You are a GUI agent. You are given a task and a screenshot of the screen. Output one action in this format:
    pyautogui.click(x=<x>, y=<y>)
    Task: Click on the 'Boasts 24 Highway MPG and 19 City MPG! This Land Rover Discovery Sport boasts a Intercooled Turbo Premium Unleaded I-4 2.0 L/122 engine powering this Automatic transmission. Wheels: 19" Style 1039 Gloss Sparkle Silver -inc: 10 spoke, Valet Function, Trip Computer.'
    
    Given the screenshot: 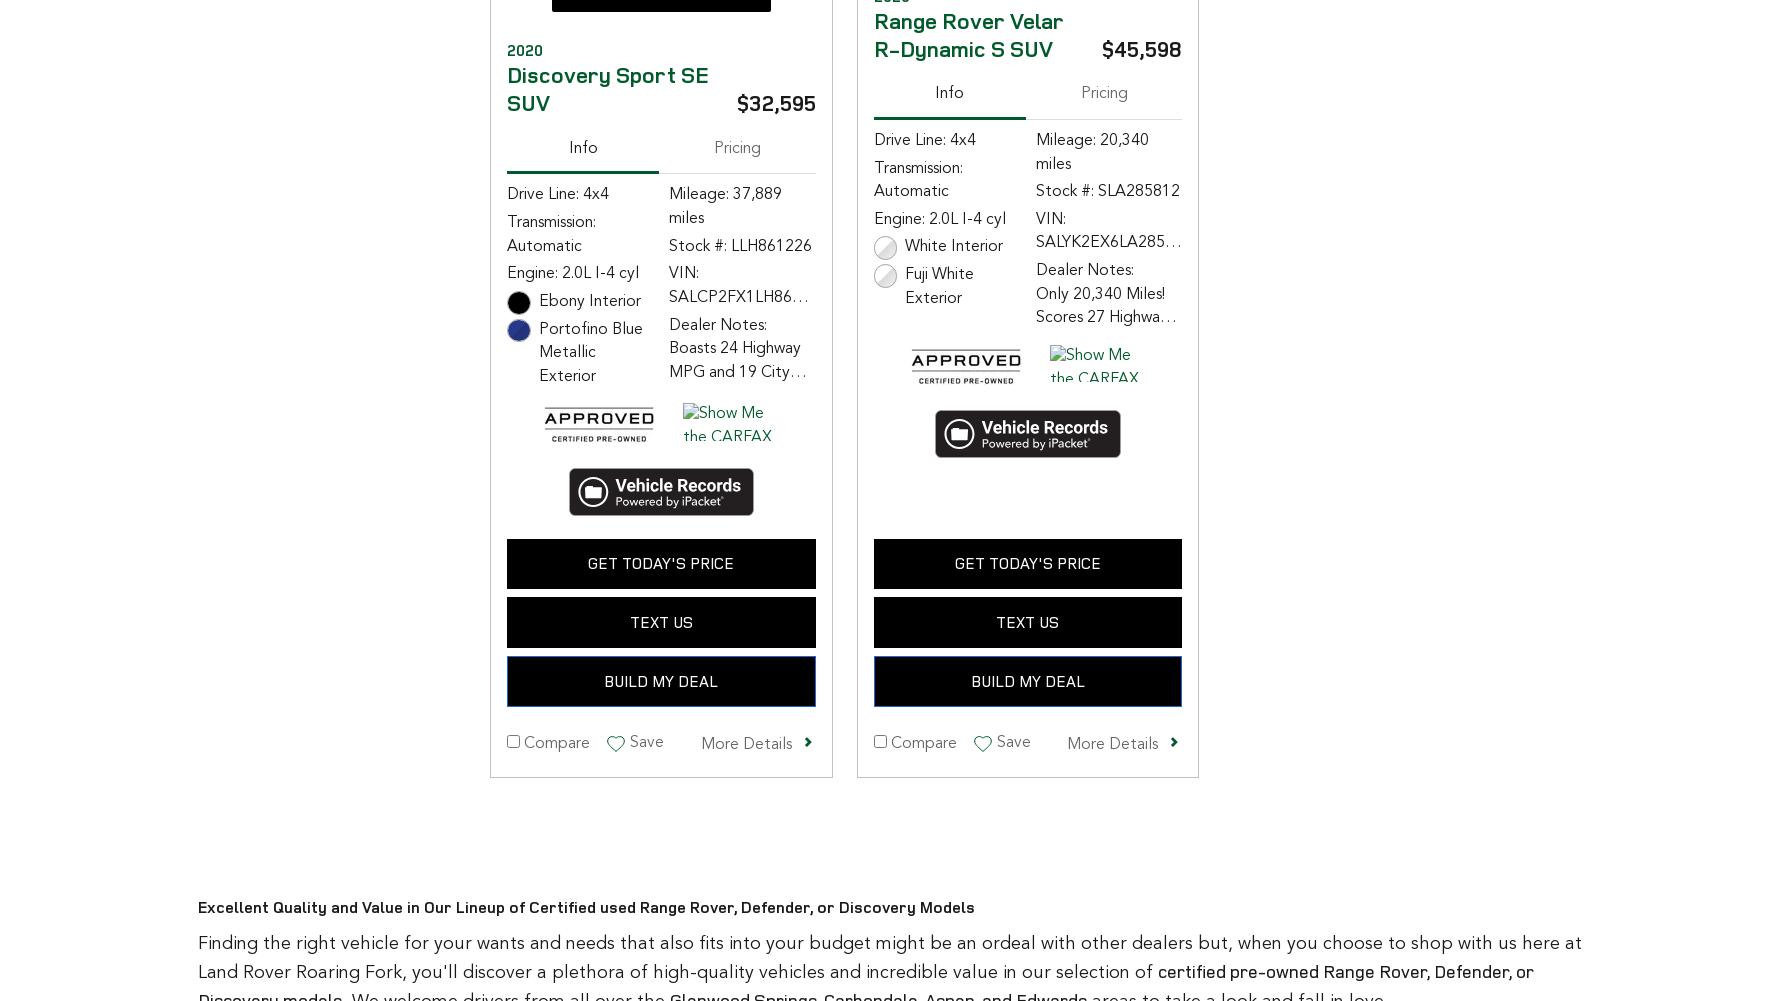 What is the action you would take?
    pyautogui.click(x=669, y=525)
    